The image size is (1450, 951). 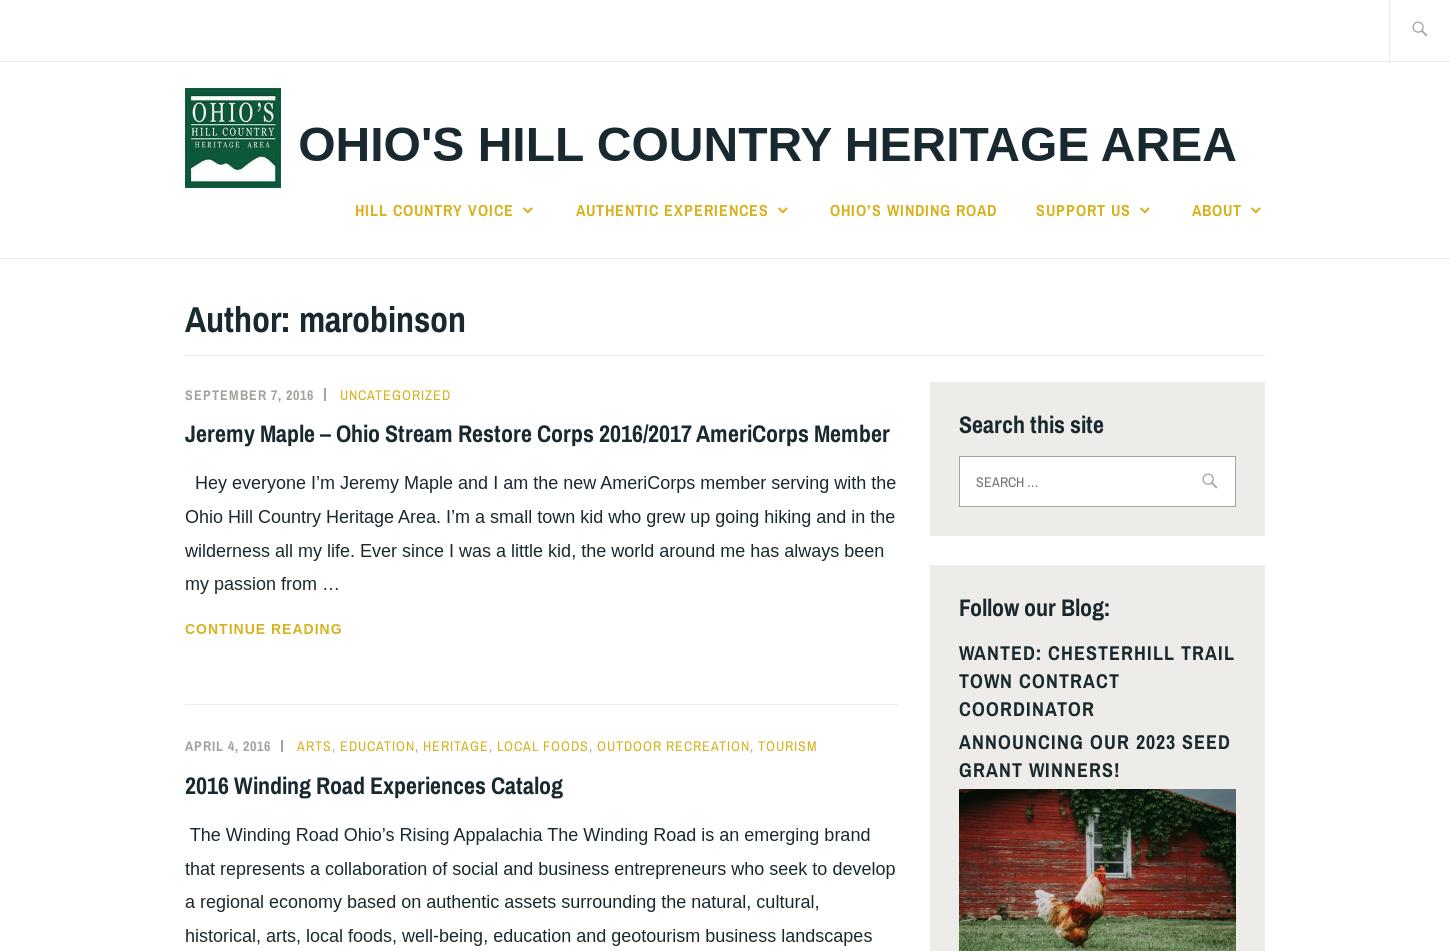 I want to click on 'Hill Country Voice', so click(x=433, y=209).